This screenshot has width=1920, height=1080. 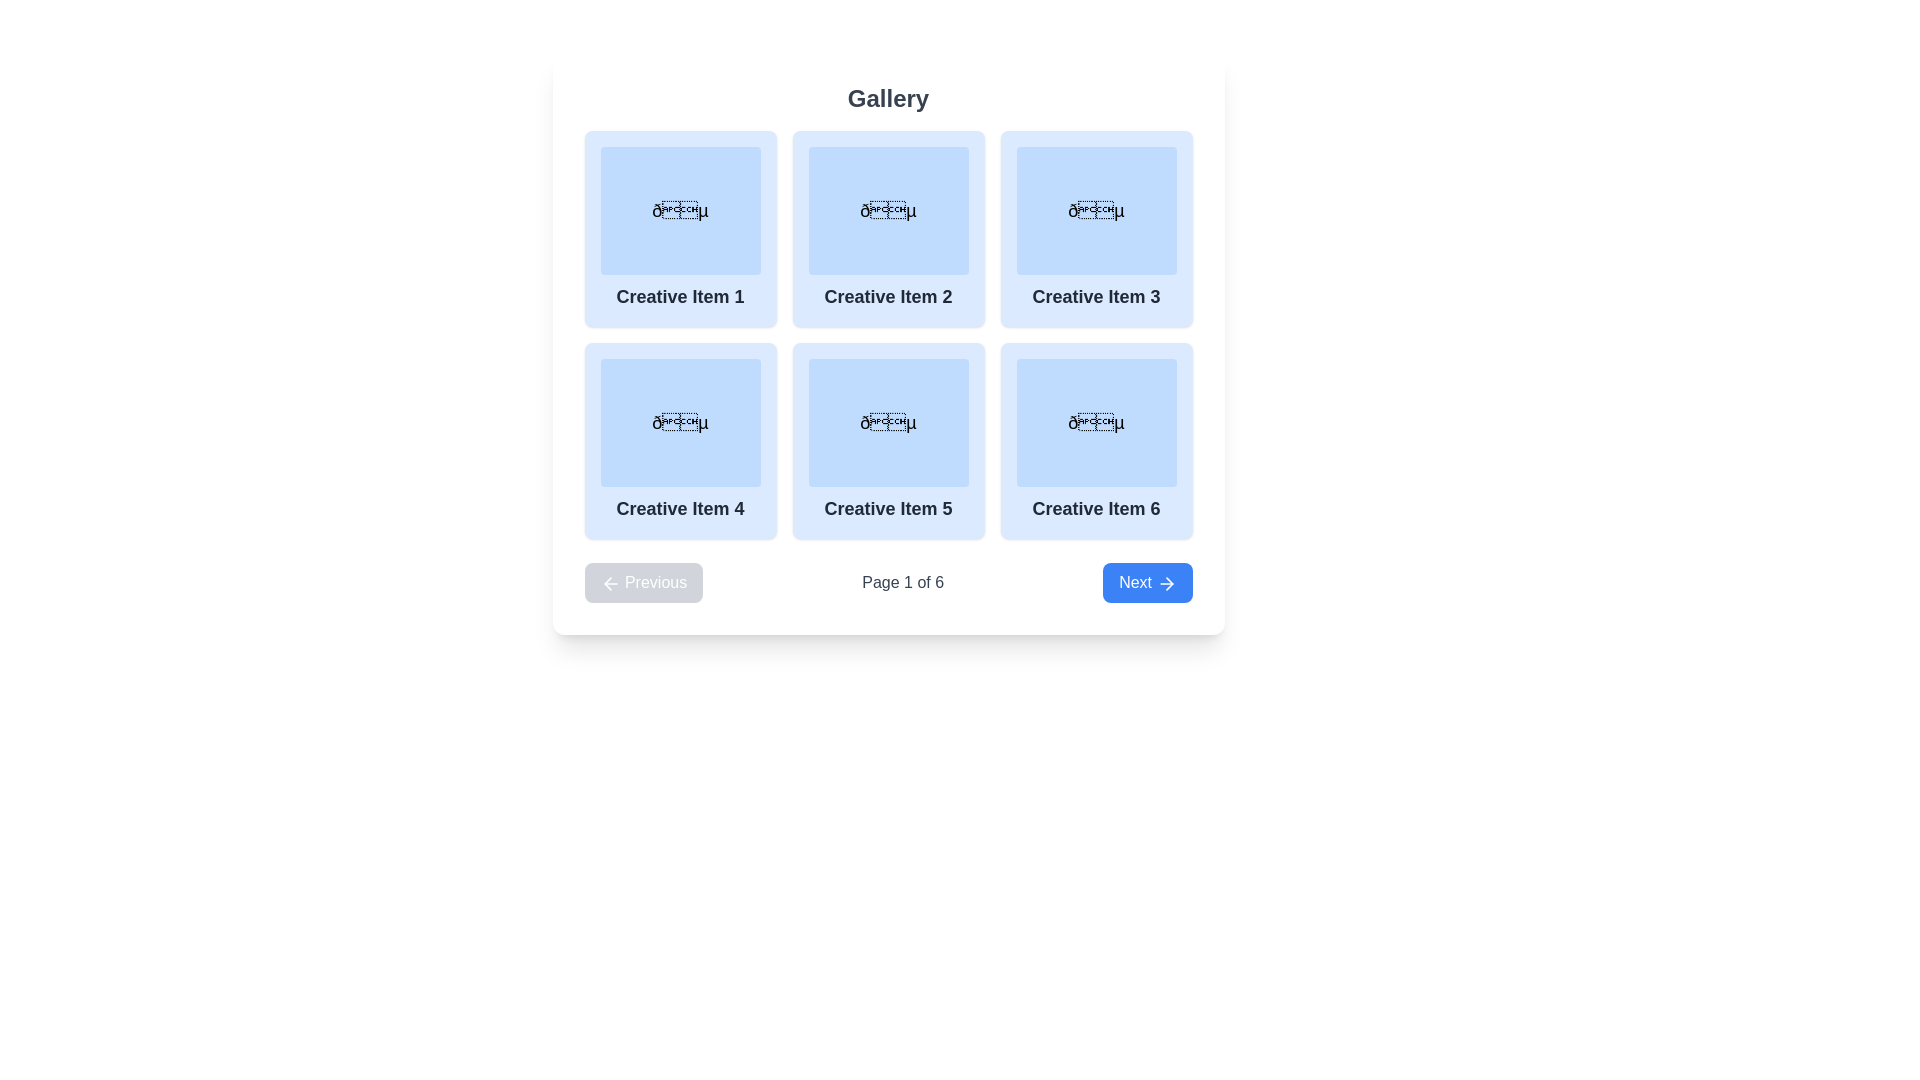 I want to click on the navigation button located at the bottom-right corner of the pagination controls, so click(x=1147, y=582).